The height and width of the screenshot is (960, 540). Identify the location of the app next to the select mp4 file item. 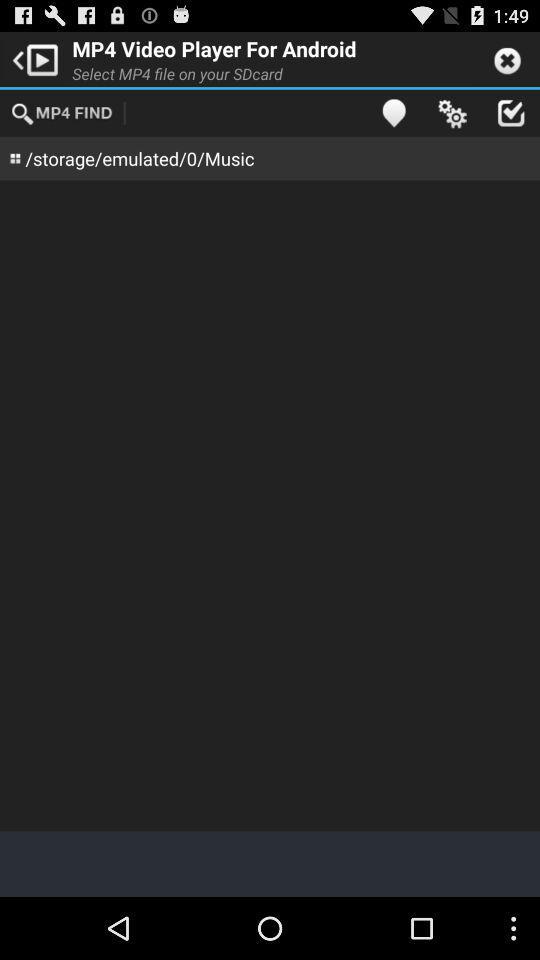
(393, 112).